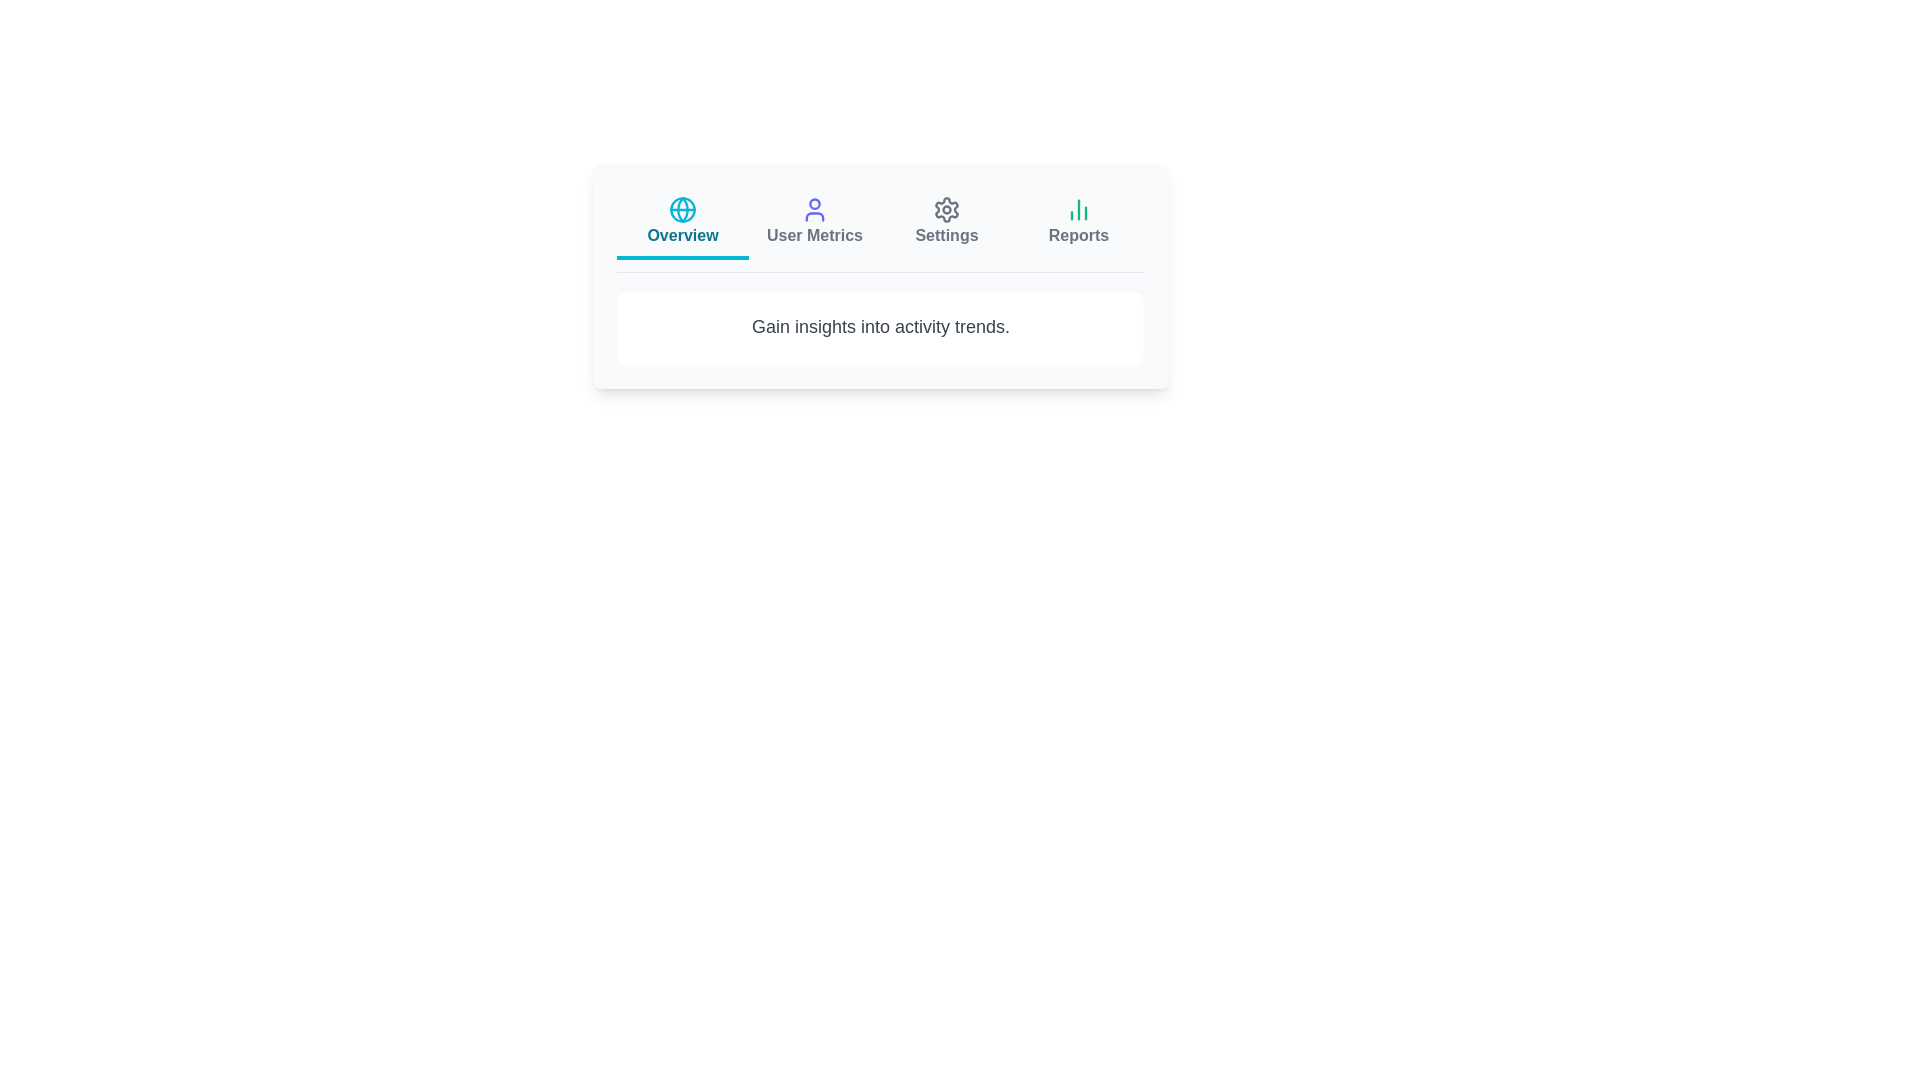 The height and width of the screenshot is (1080, 1920). I want to click on the tab labeled Overview, so click(682, 223).